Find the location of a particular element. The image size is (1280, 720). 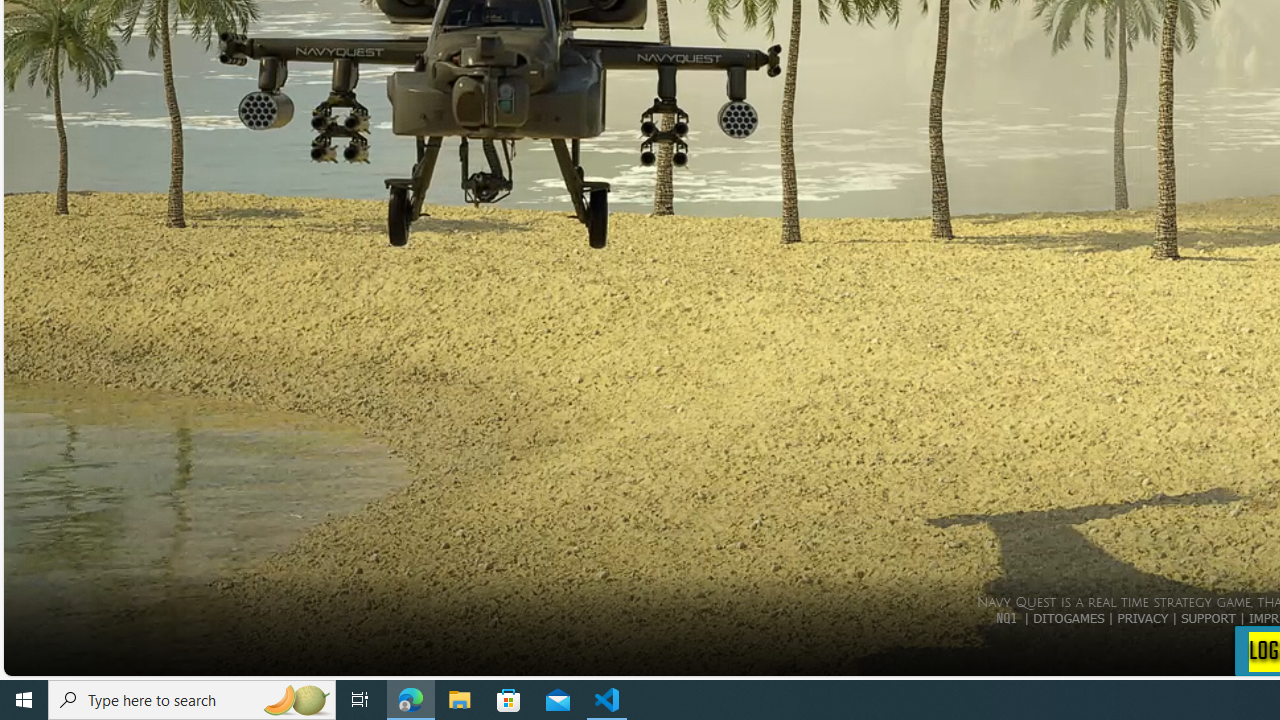

'PRIVACY' is located at coordinates (1143, 616).